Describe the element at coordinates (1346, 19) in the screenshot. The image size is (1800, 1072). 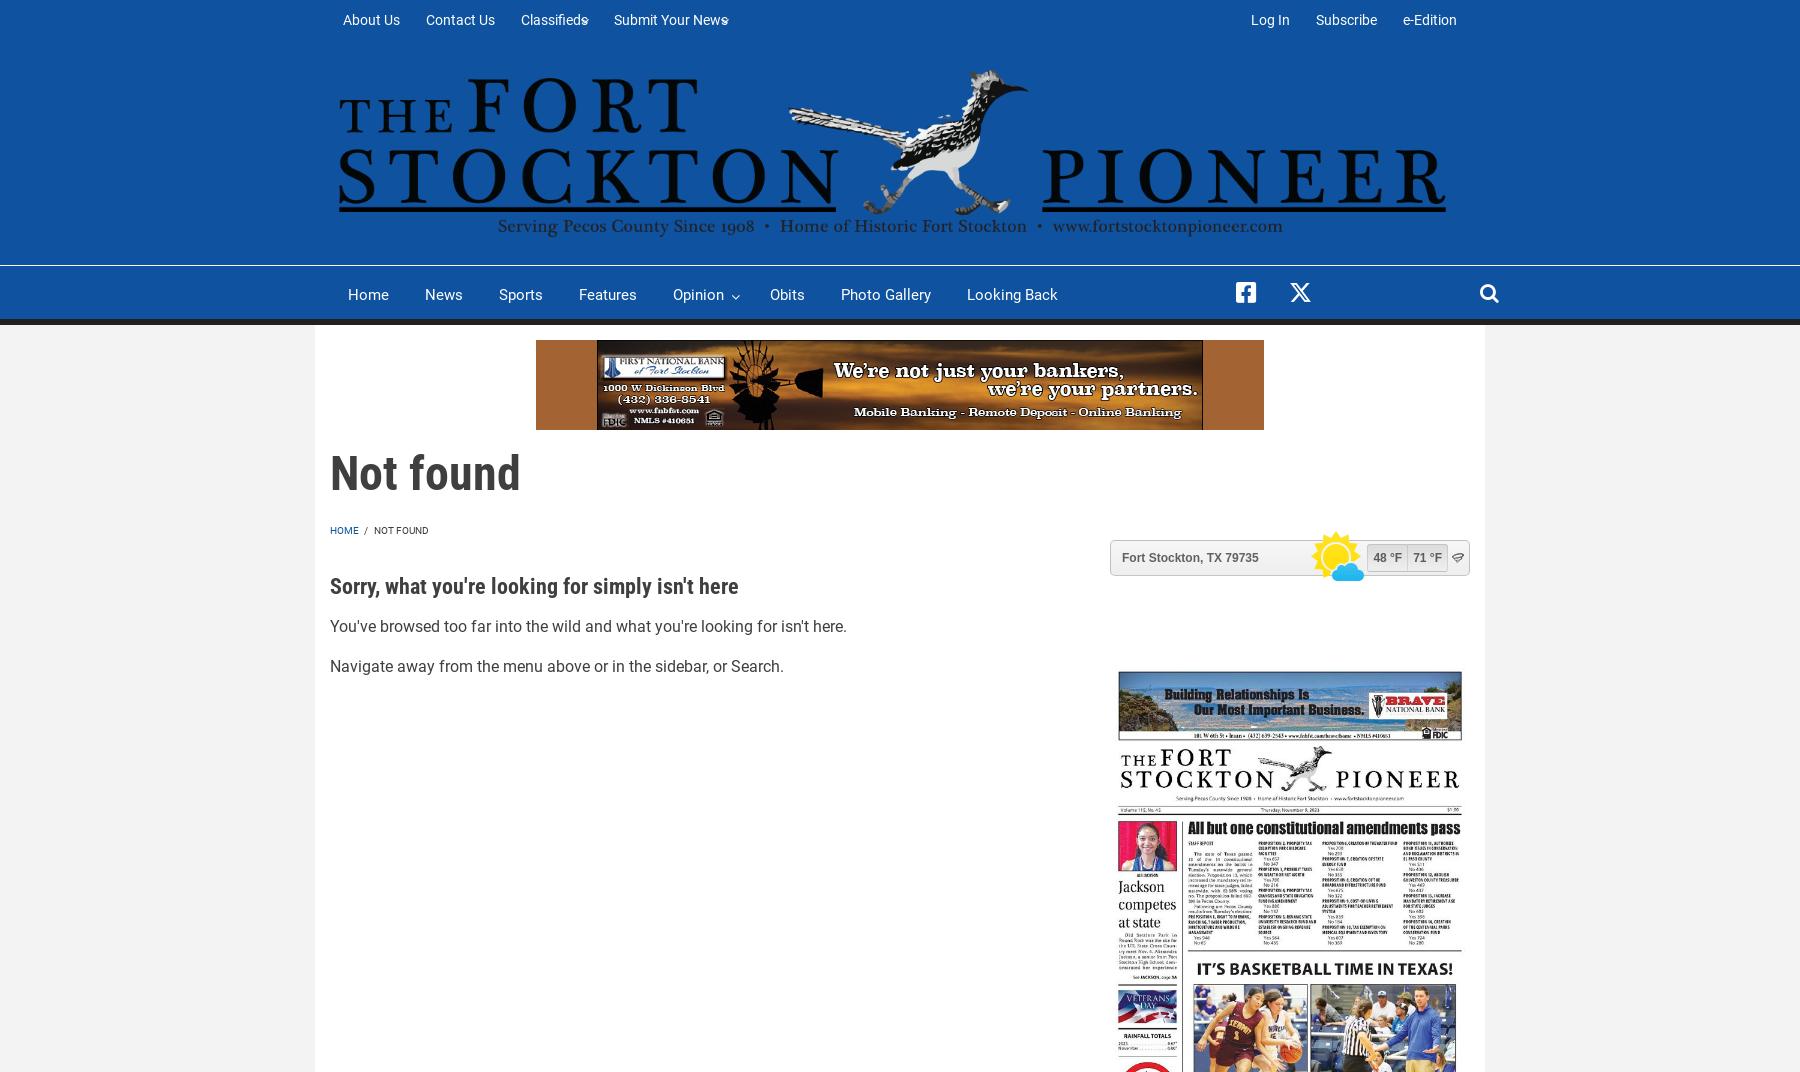
I see `'Subscribe'` at that location.